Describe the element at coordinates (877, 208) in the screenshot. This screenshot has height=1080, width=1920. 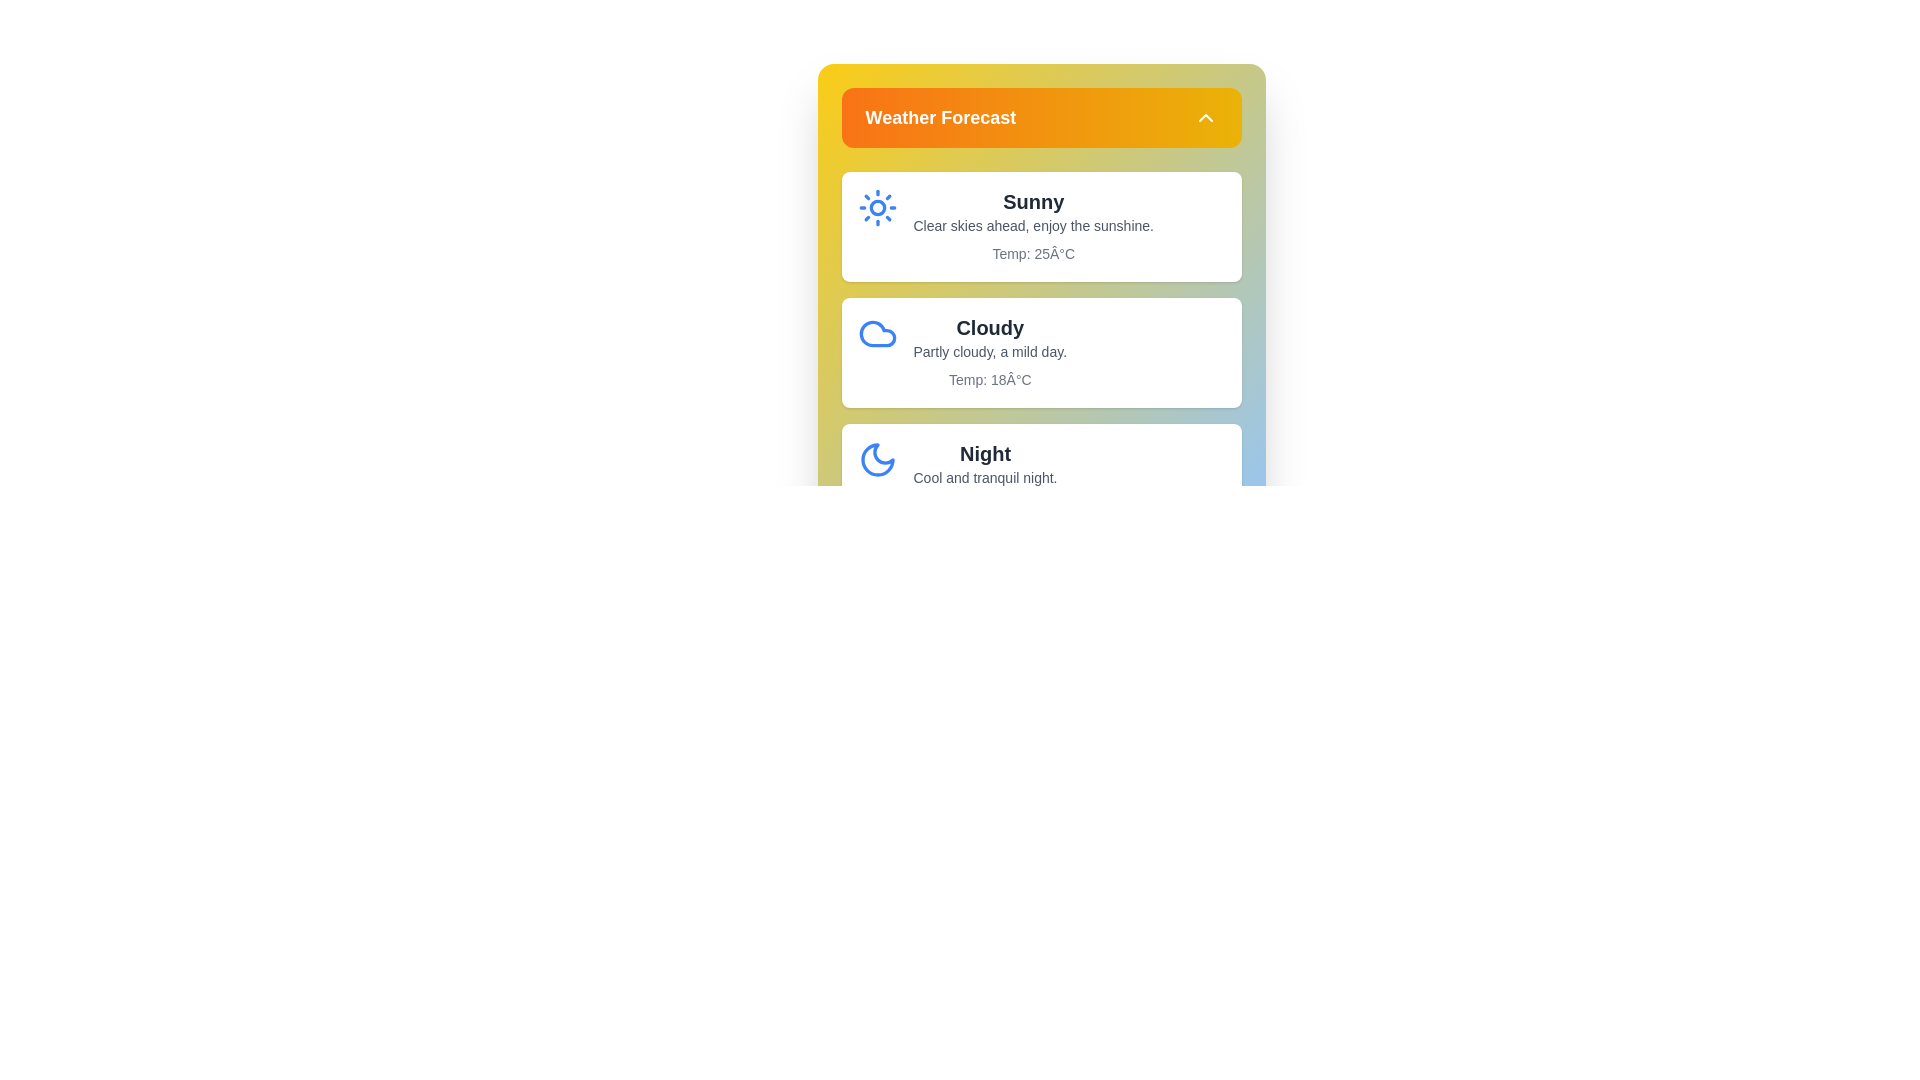
I see `the weather icon or detail for Sunny` at that location.